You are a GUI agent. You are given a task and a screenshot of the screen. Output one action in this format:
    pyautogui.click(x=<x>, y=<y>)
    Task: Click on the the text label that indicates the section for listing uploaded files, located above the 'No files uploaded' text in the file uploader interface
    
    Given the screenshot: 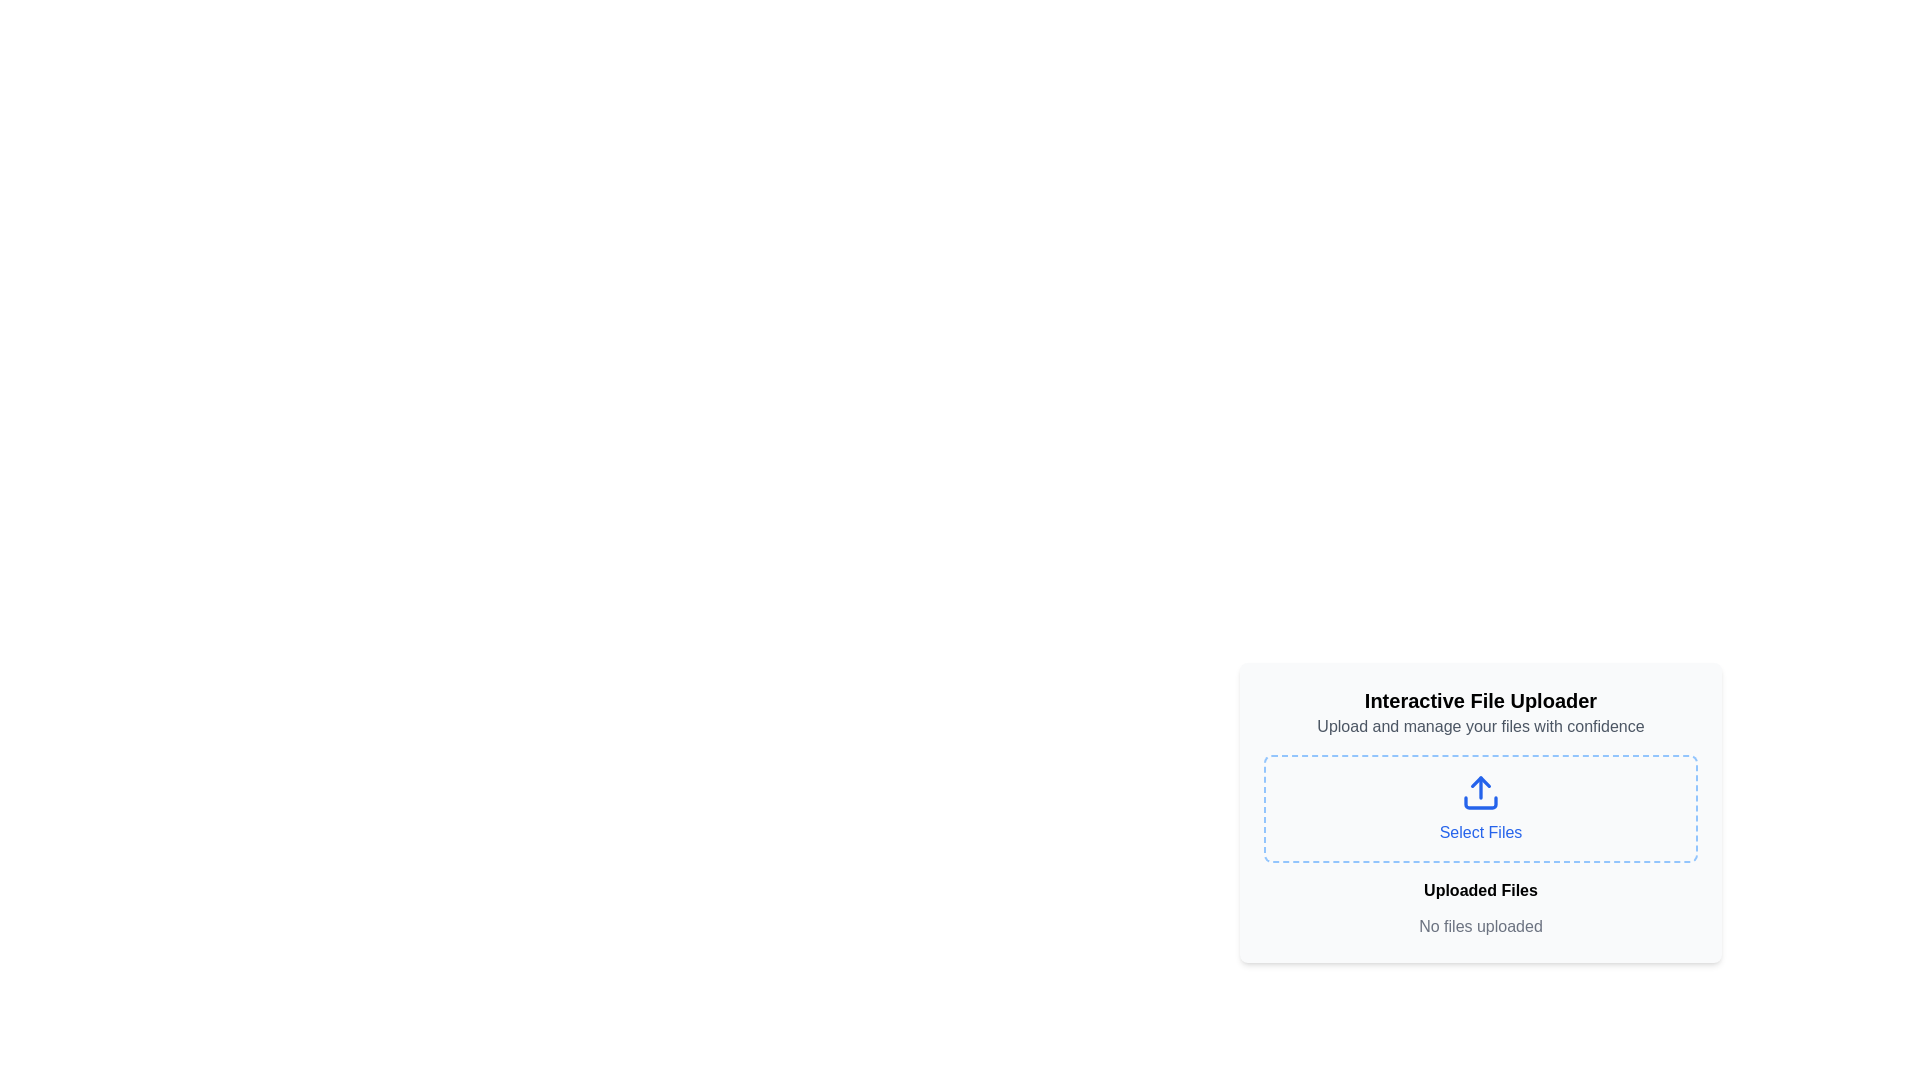 What is the action you would take?
    pyautogui.click(x=1481, y=890)
    